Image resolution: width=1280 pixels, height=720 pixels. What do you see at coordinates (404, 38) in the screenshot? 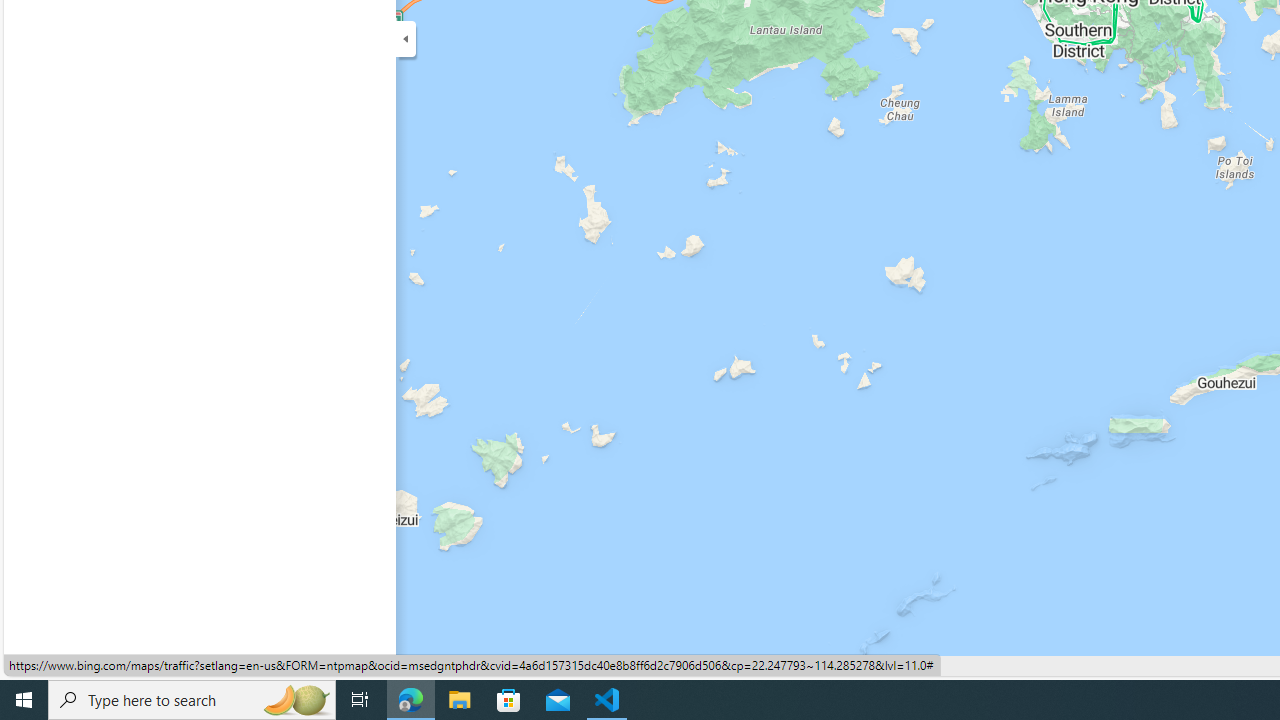
I see `'Expand/Collapse Cards'` at bounding box center [404, 38].